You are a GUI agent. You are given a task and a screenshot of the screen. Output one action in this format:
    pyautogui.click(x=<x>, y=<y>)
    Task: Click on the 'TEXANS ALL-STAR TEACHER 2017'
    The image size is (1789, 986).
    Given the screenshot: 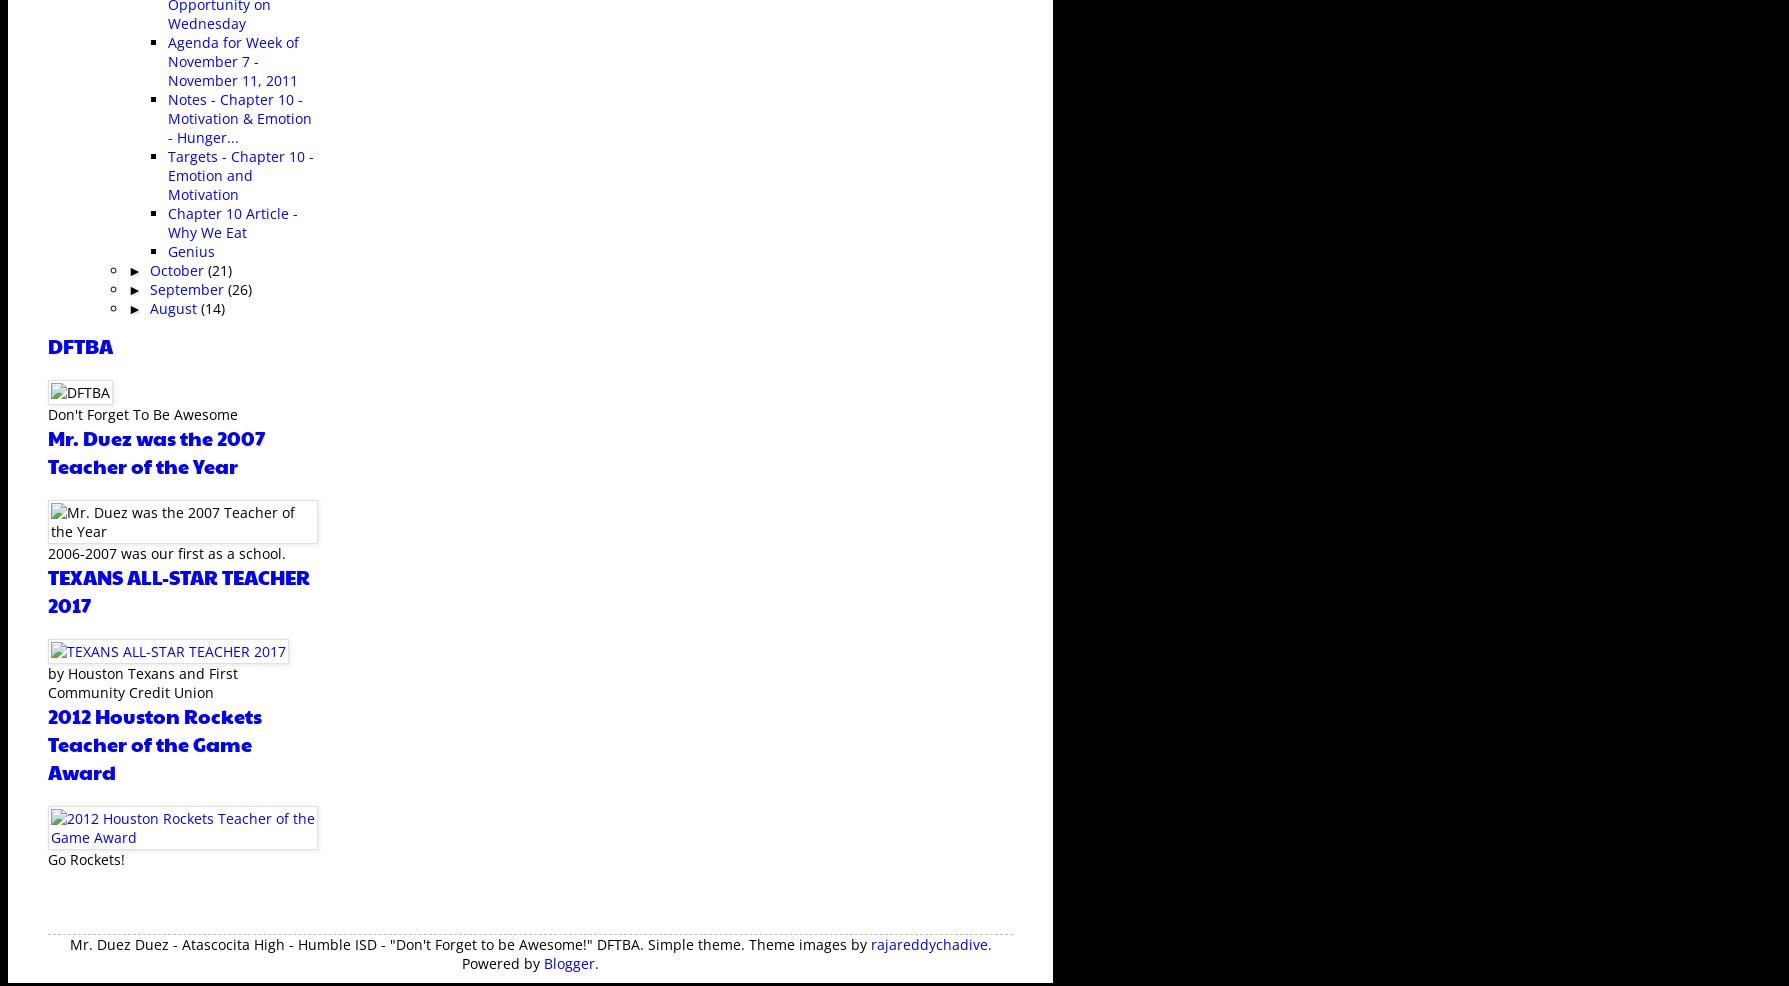 What is the action you would take?
    pyautogui.click(x=47, y=590)
    